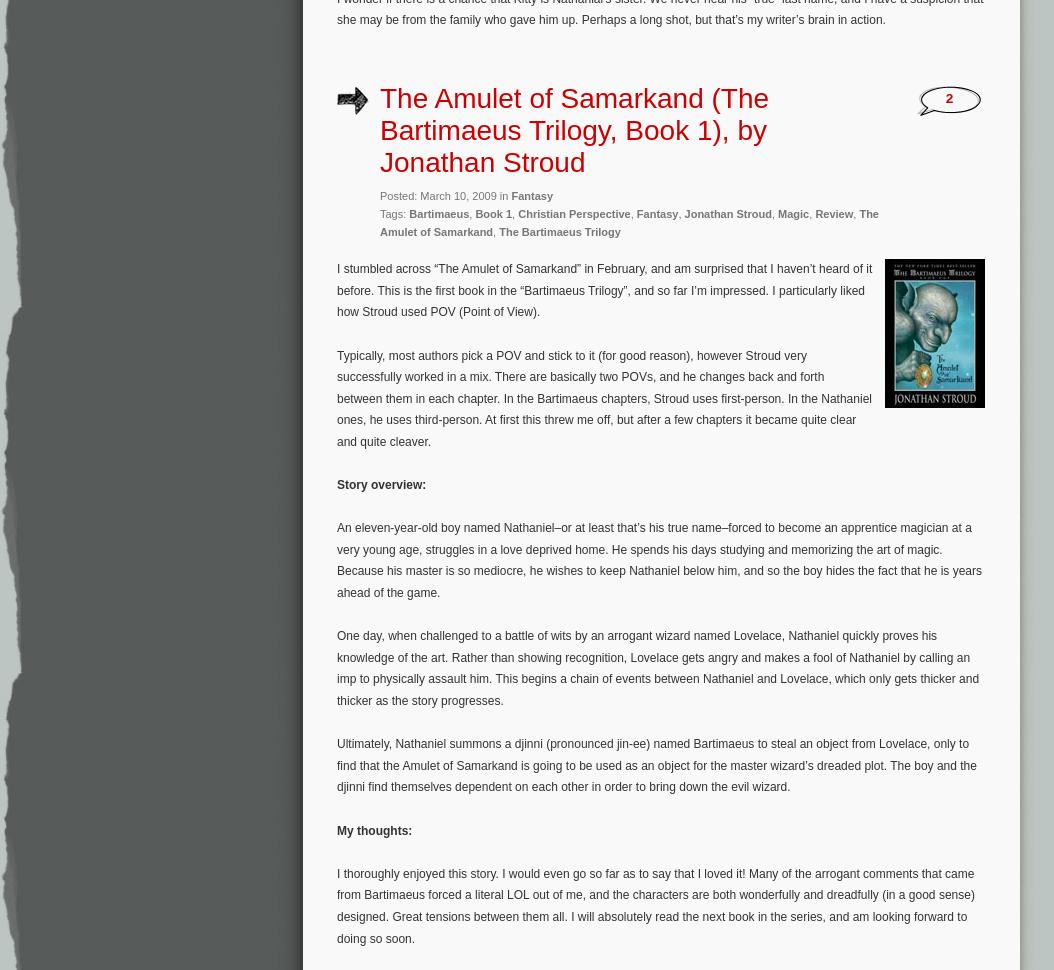  What do you see at coordinates (378, 213) in the screenshot?
I see `'Tags:'` at bounding box center [378, 213].